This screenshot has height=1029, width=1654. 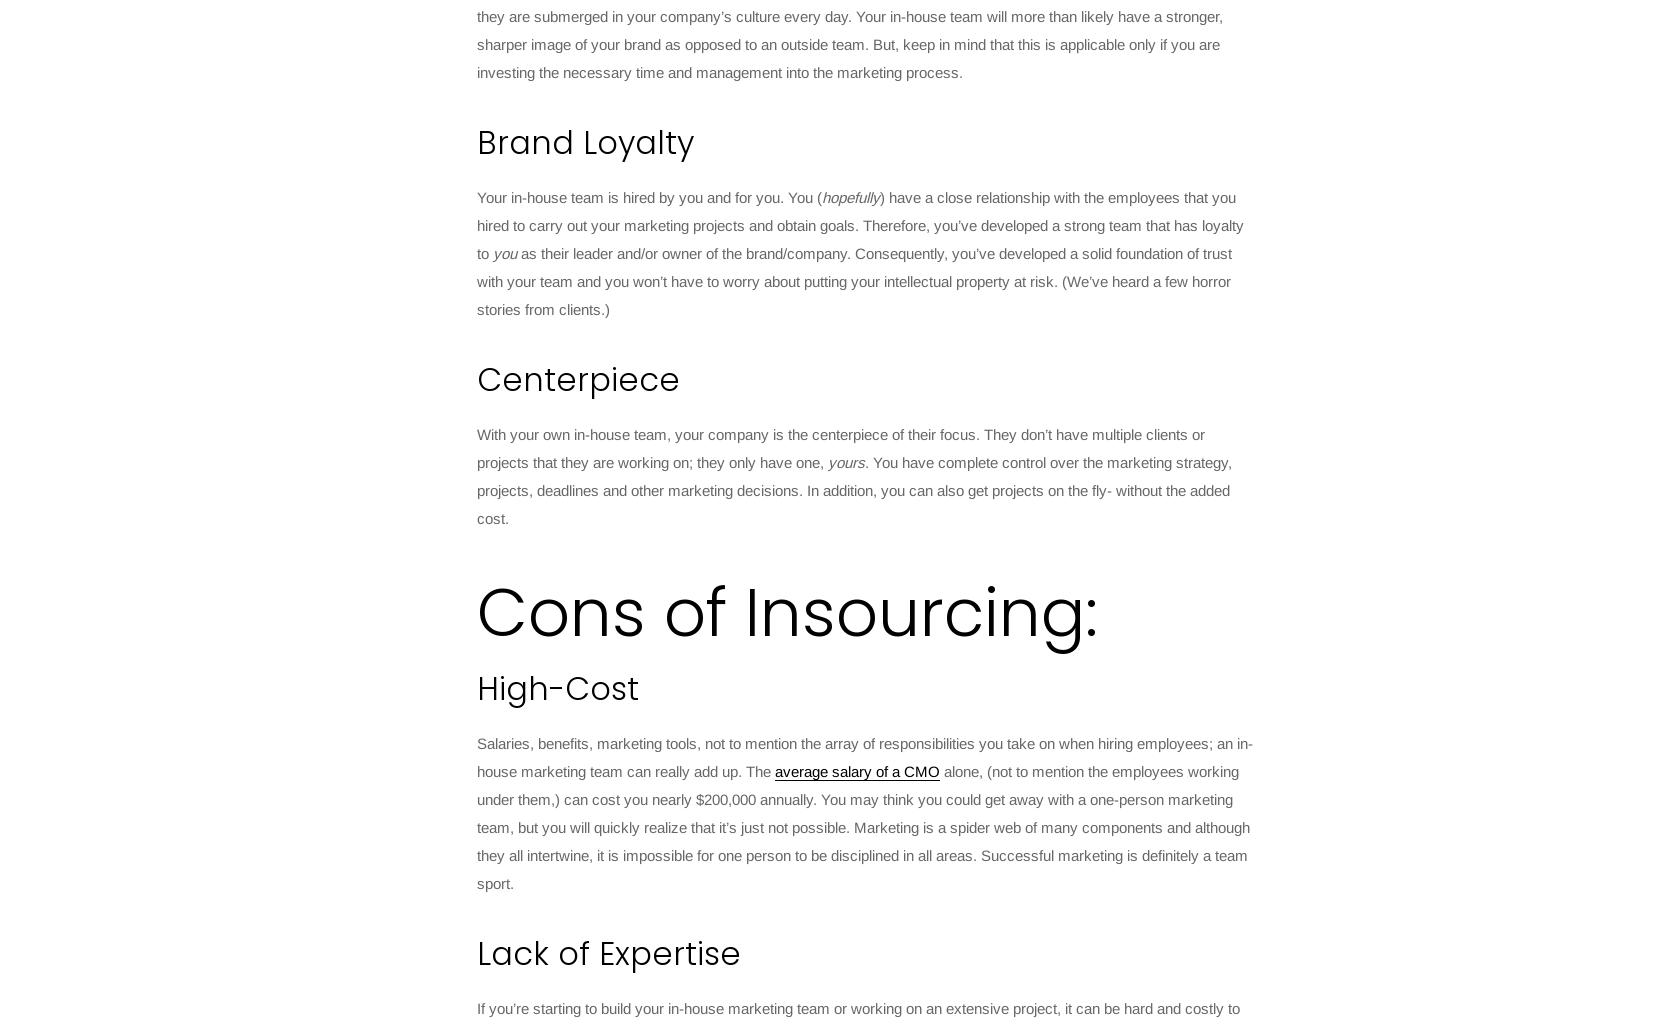 I want to click on 'you', so click(x=504, y=252).